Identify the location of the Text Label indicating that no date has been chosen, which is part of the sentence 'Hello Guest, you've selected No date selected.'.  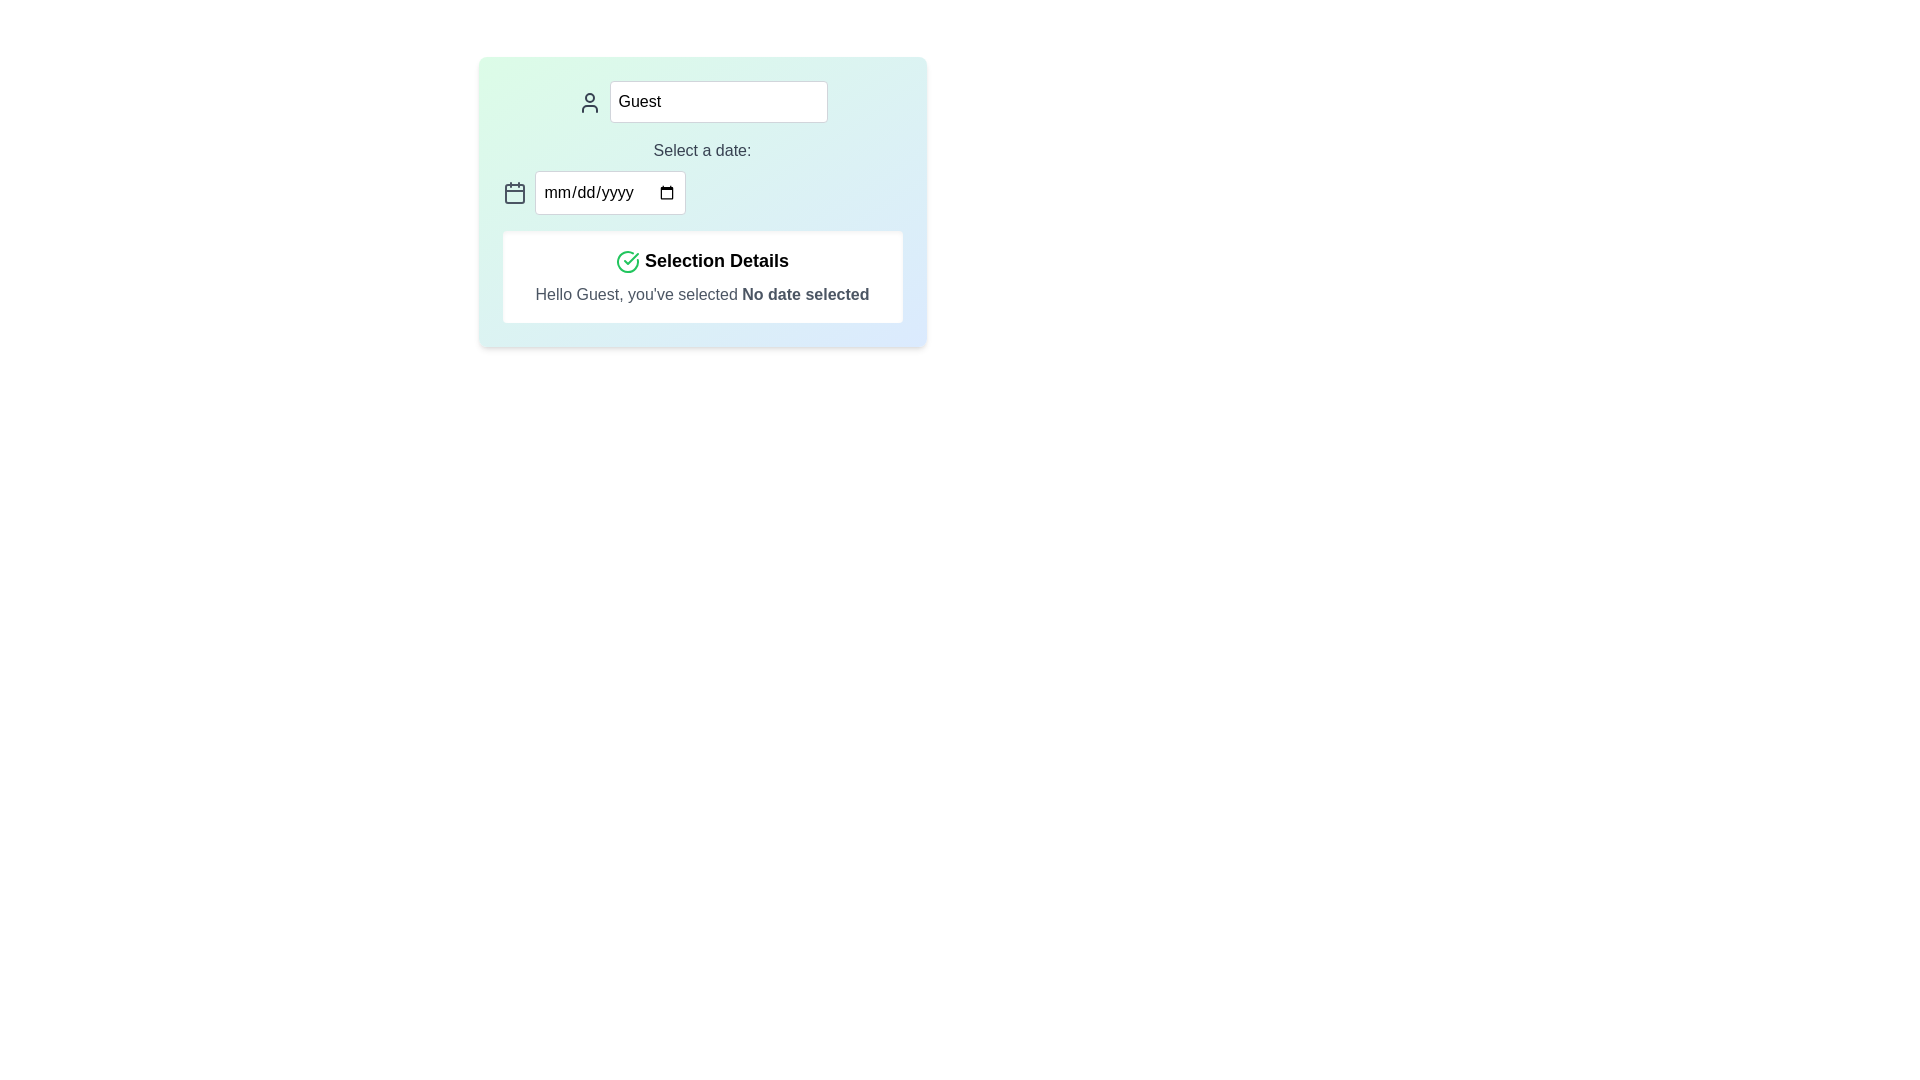
(805, 294).